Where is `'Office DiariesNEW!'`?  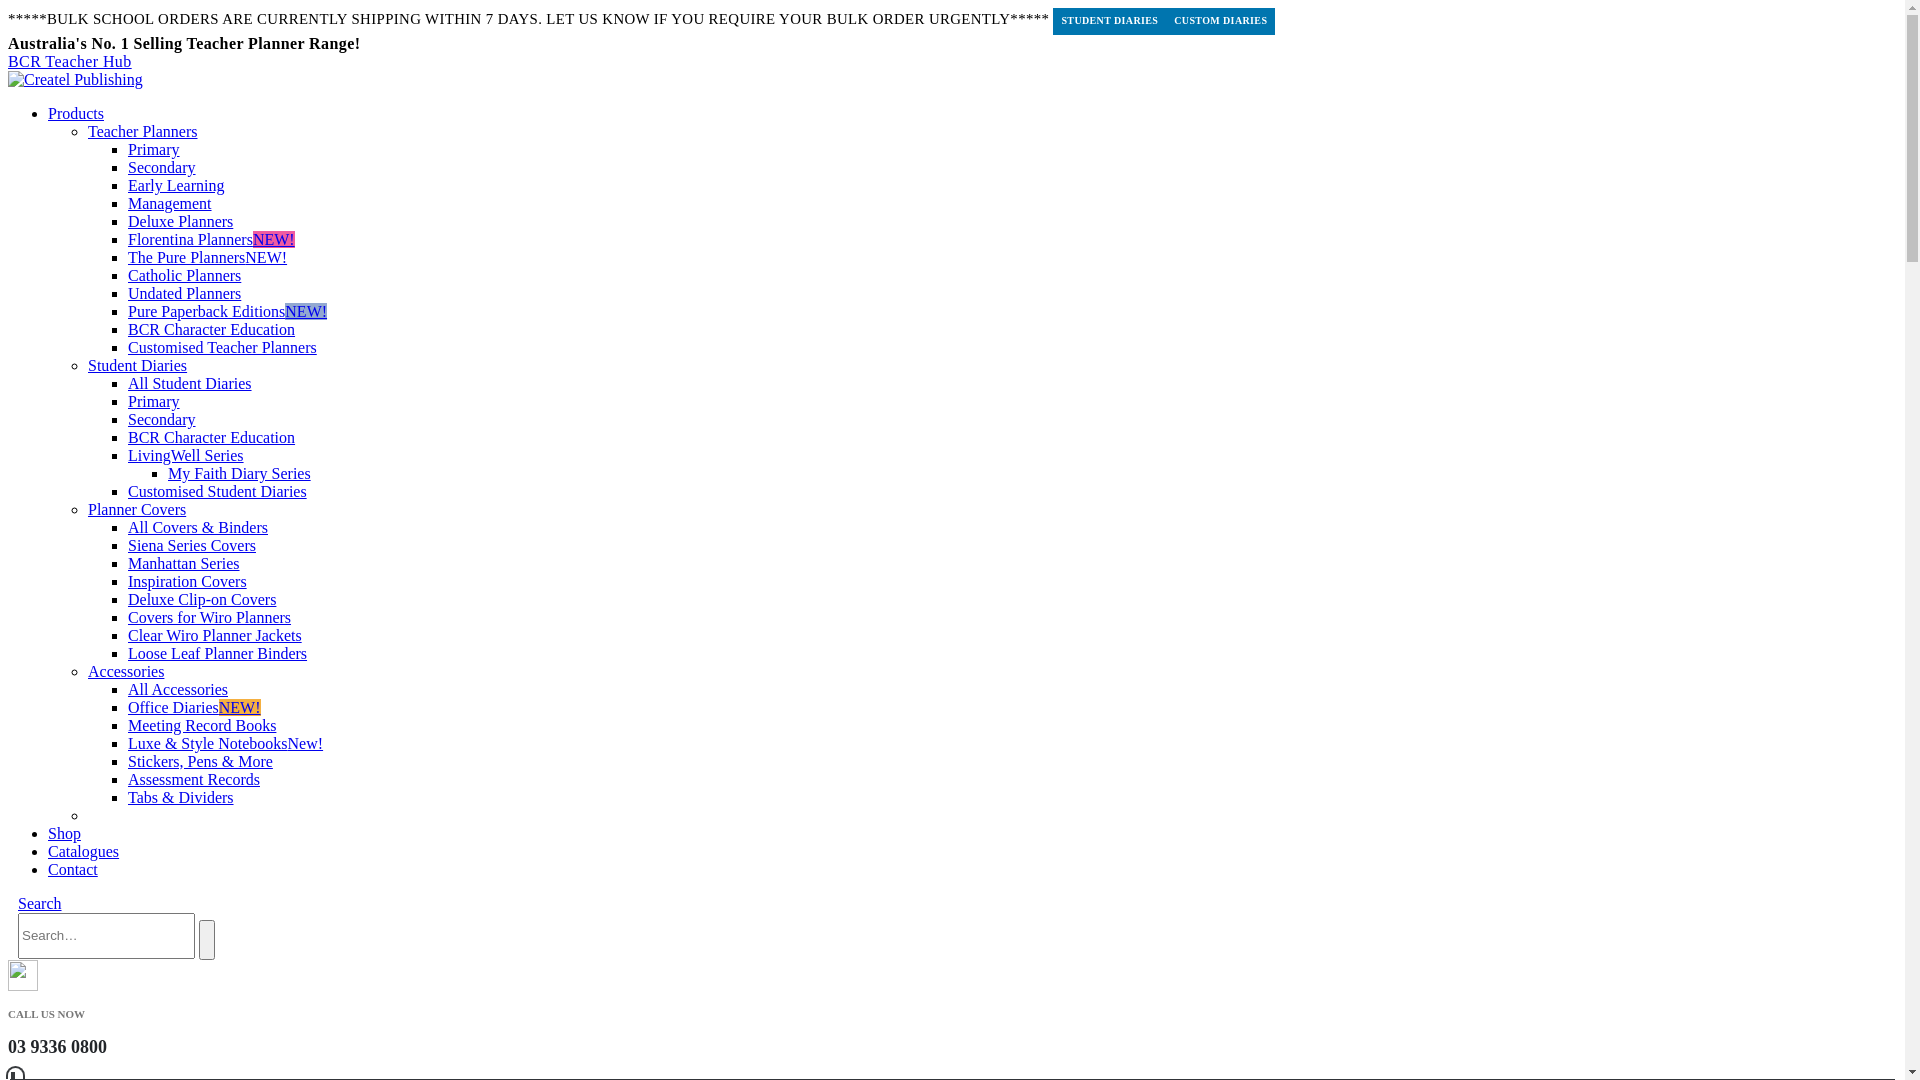
'Office DiariesNEW!' is located at coordinates (127, 706).